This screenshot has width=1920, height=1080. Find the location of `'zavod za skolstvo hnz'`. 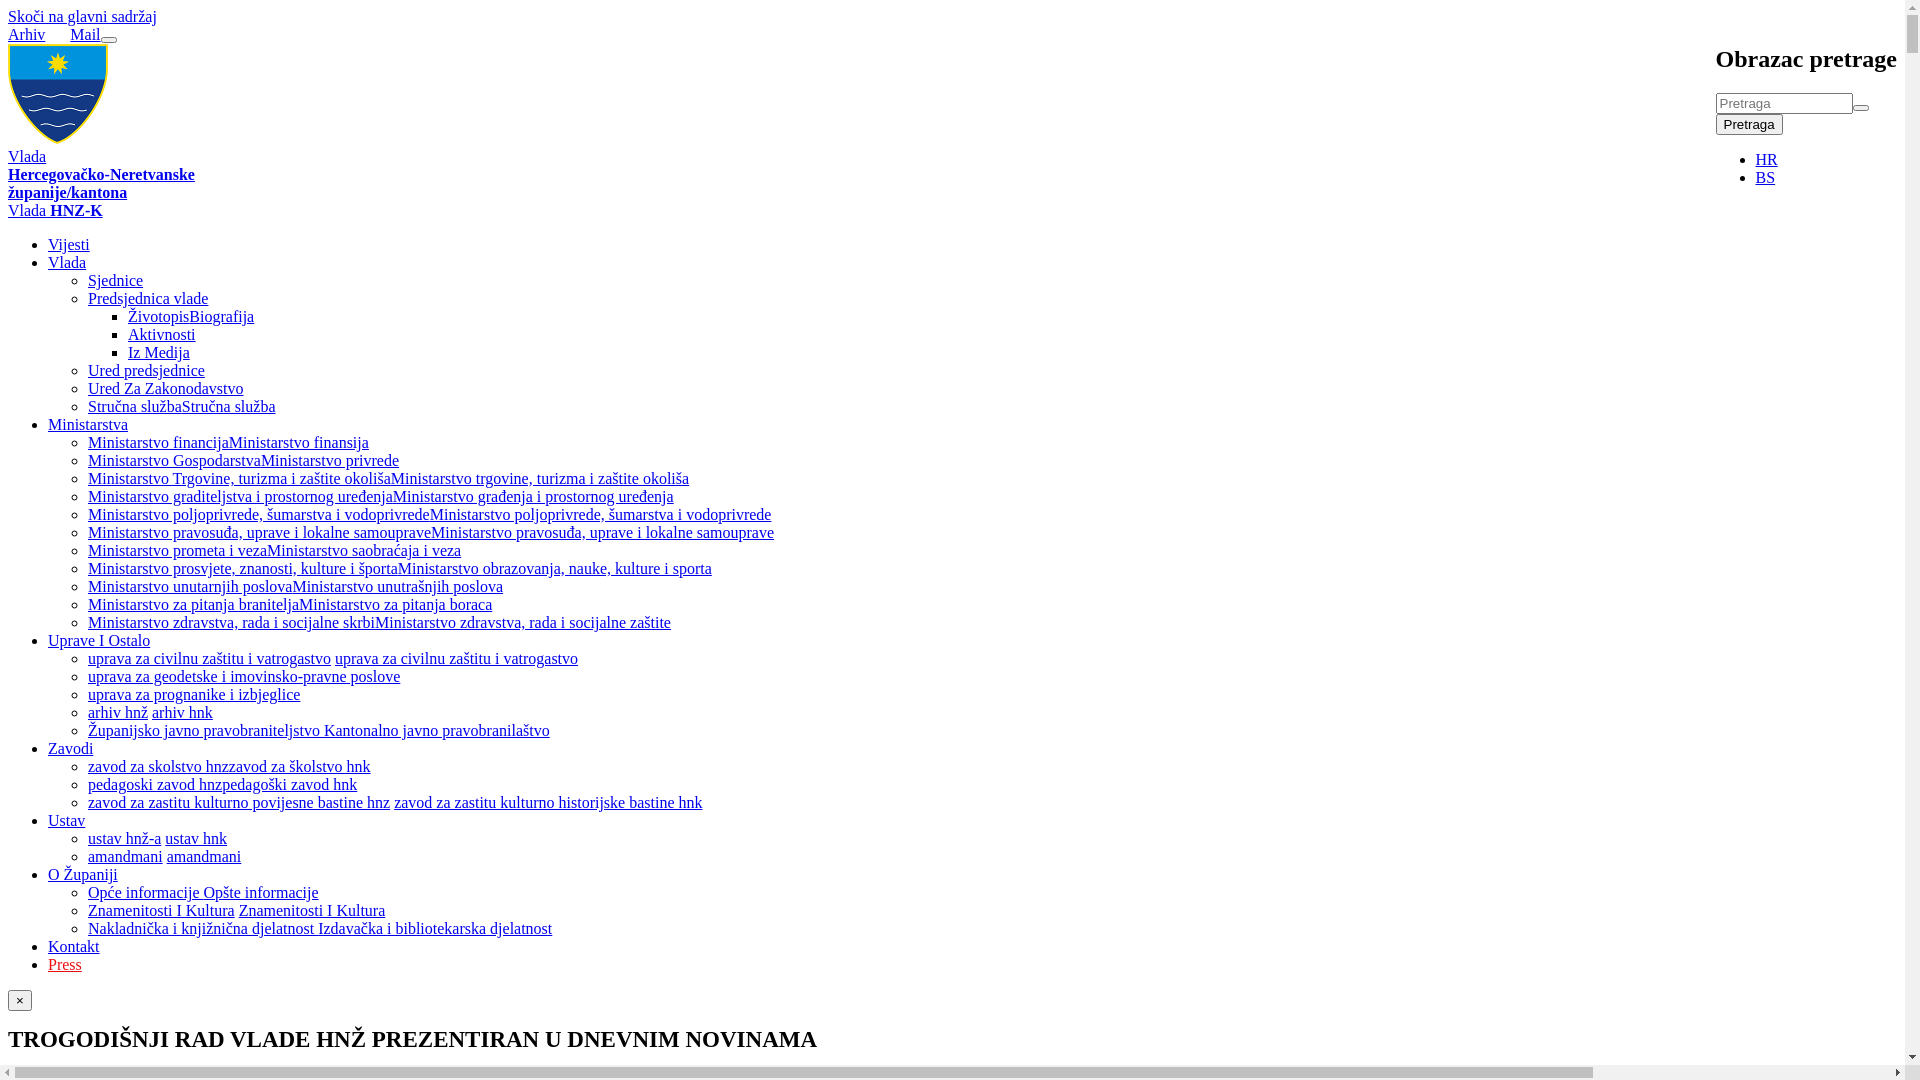

'zavod za skolstvo hnz' is located at coordinates (157, 765).